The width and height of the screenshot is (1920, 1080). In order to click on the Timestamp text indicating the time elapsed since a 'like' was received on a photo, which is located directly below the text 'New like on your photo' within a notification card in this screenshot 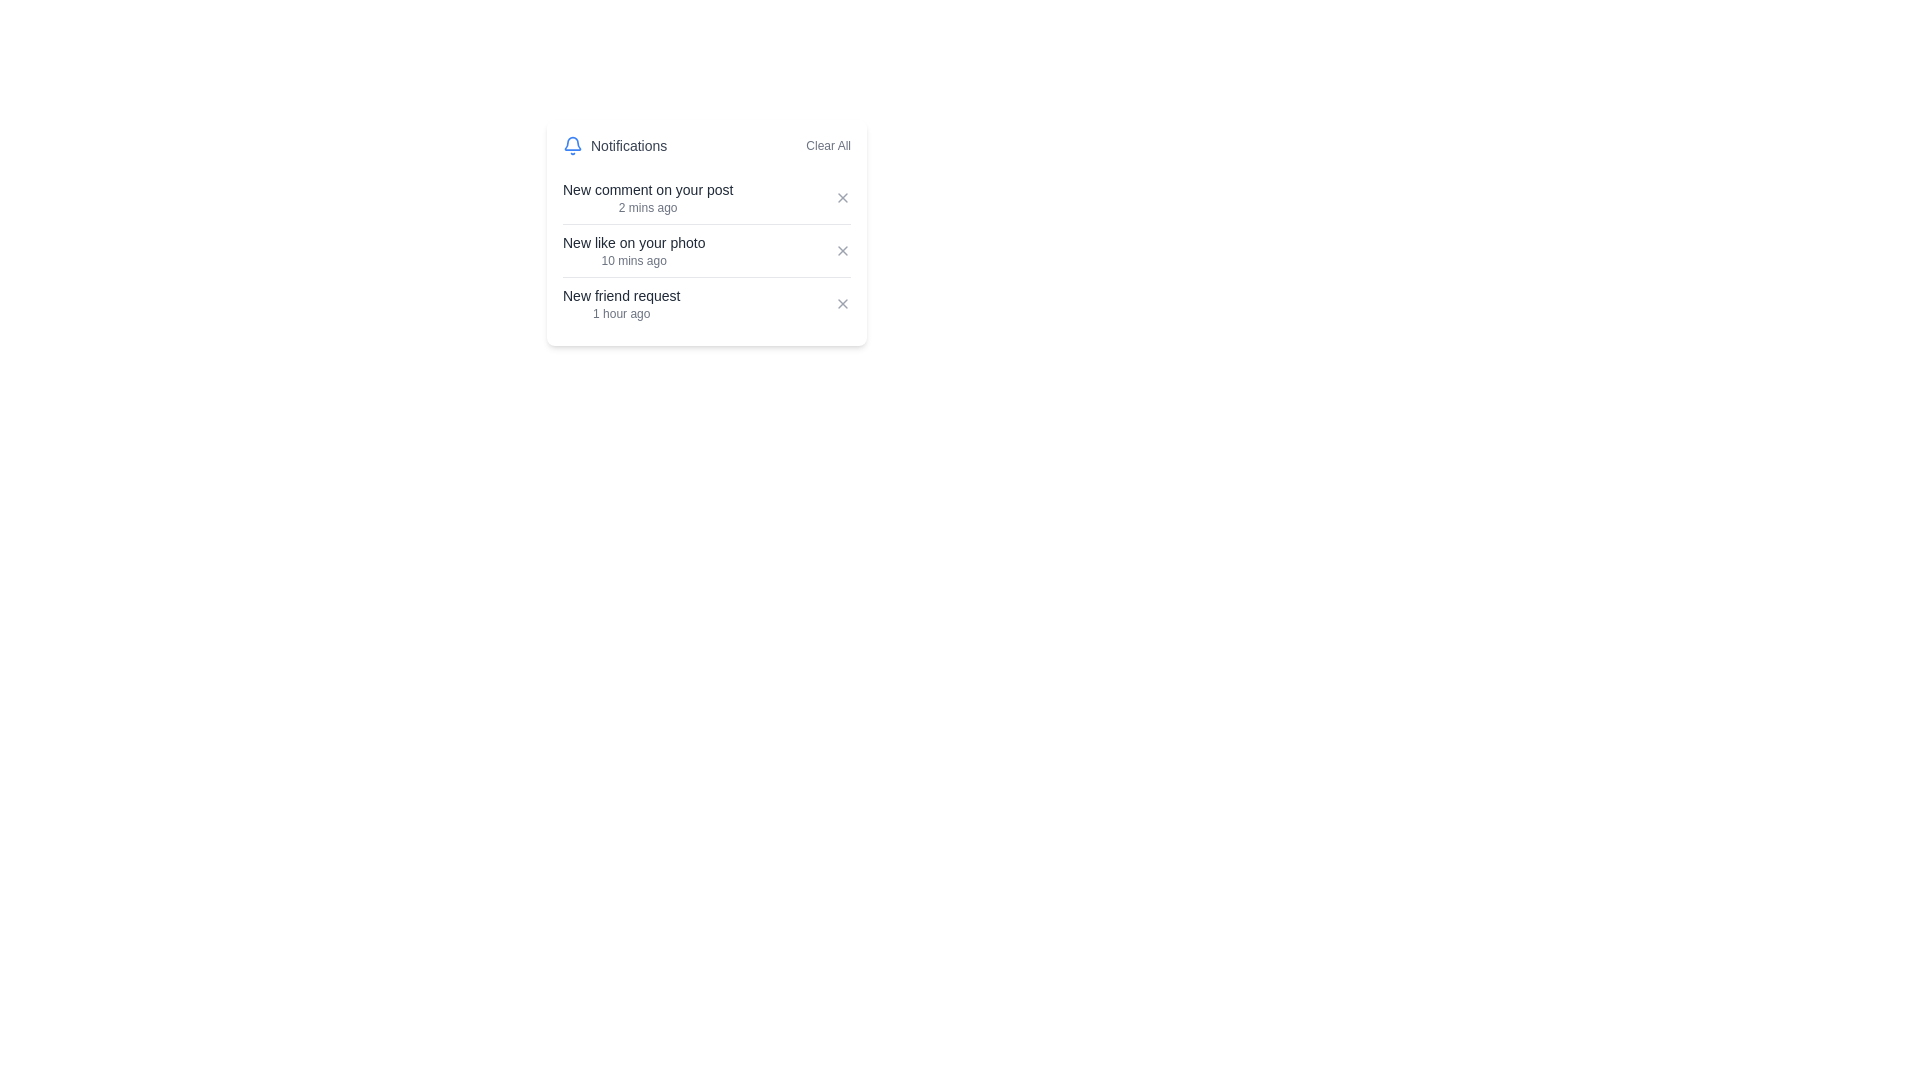, I will do `click(633, 260)`.